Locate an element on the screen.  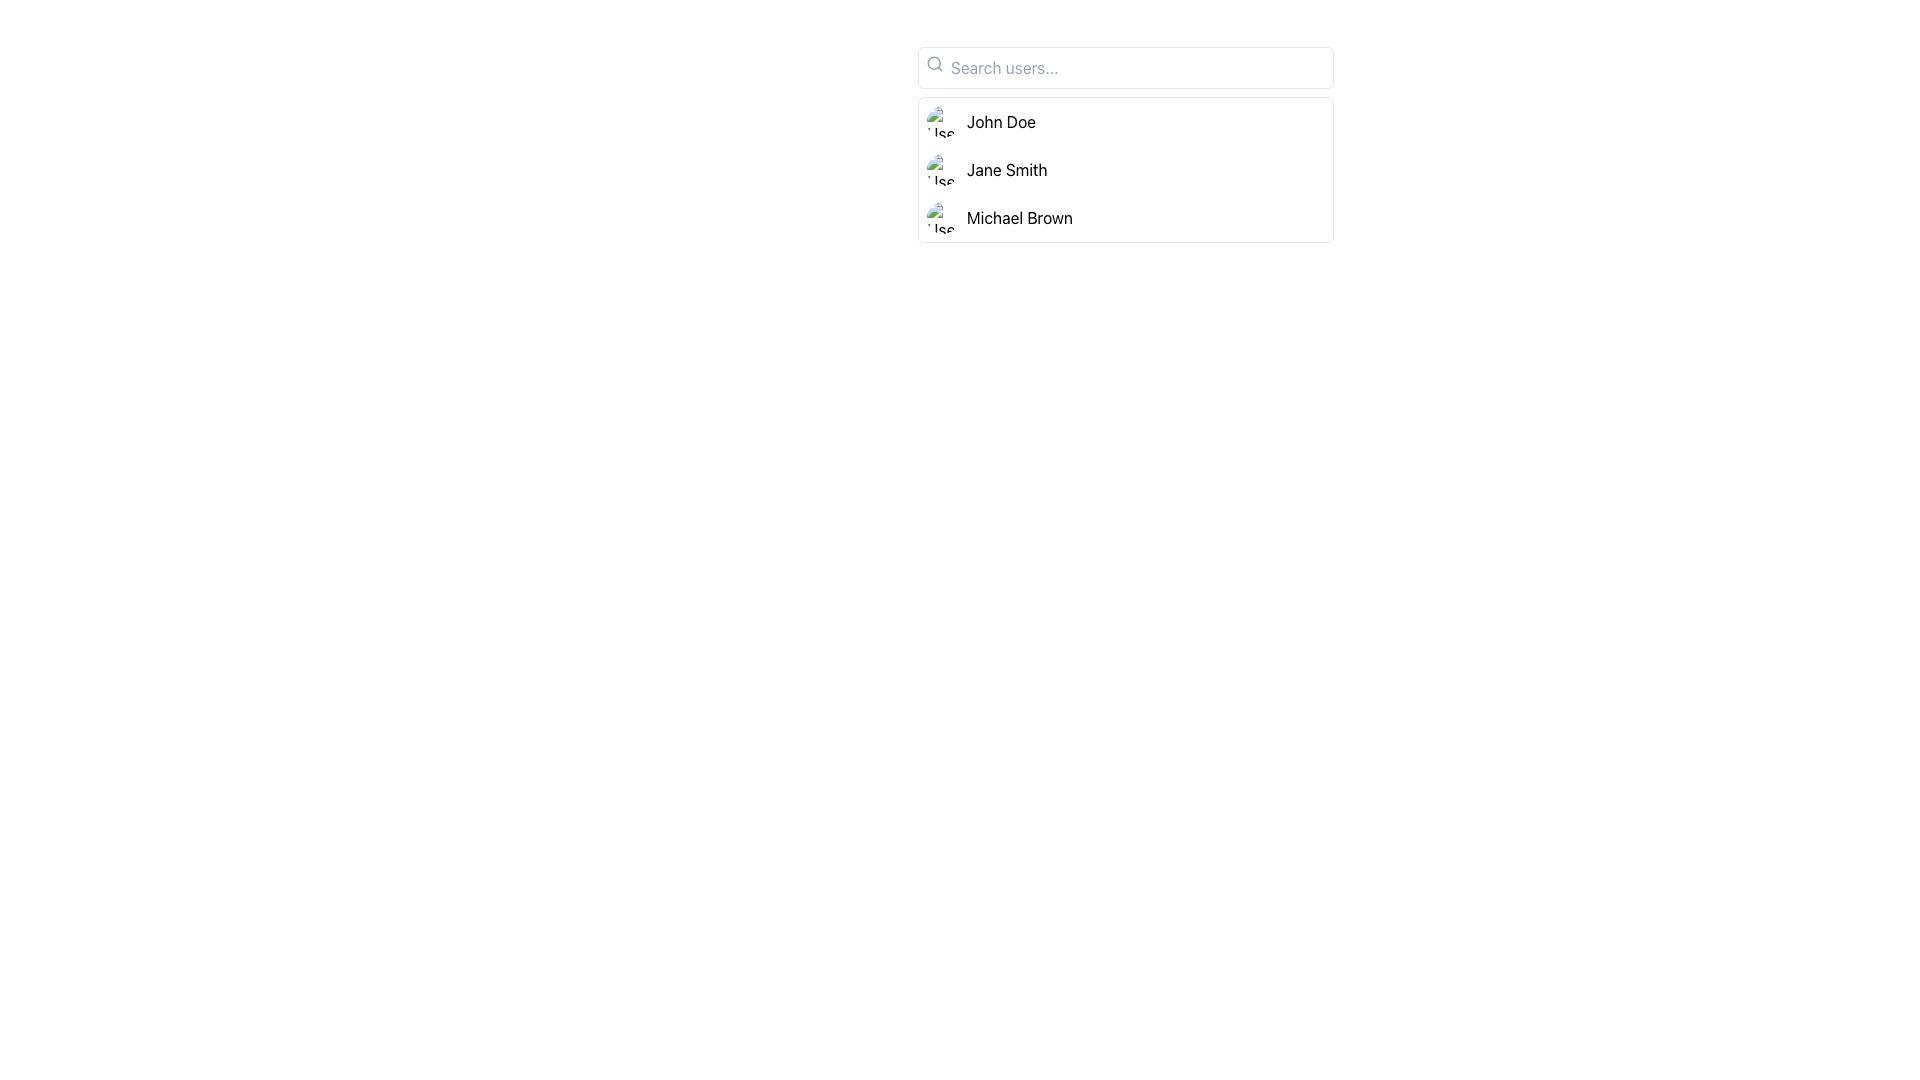
the circular part of the search icon represented by the SVG Circle, which visually symbolizes the magnifying glass is located at coordinates (933, 62).